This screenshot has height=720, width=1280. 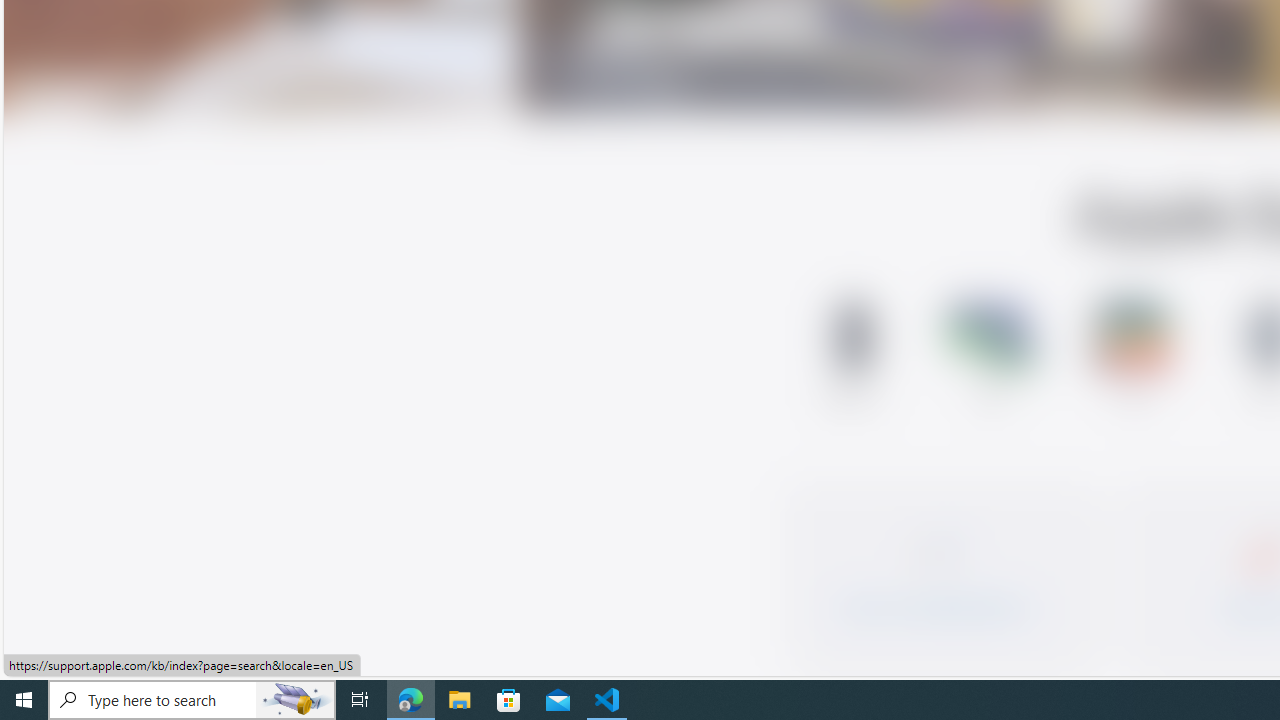 I want to click on 'iPhone Support', so click(x=852, y=357).